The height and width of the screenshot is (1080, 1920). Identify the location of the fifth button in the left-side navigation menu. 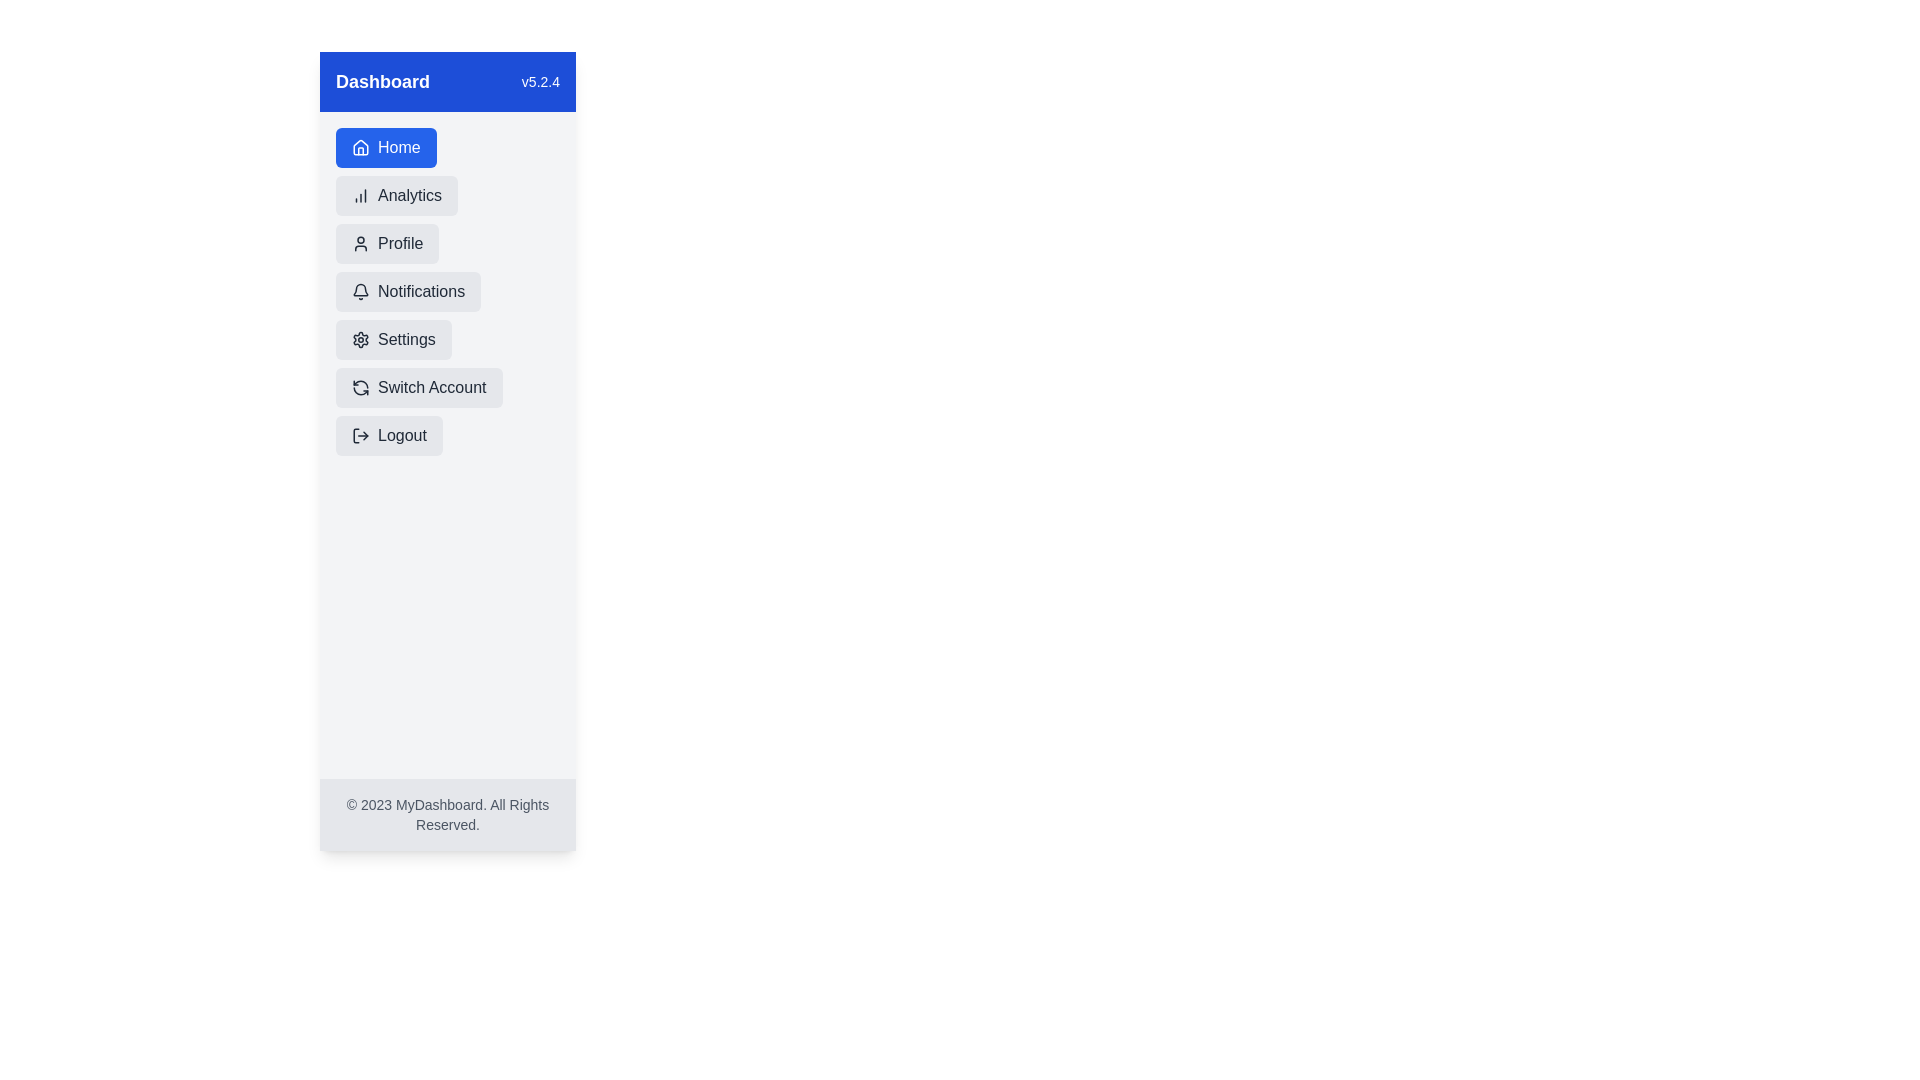
(393, 338).